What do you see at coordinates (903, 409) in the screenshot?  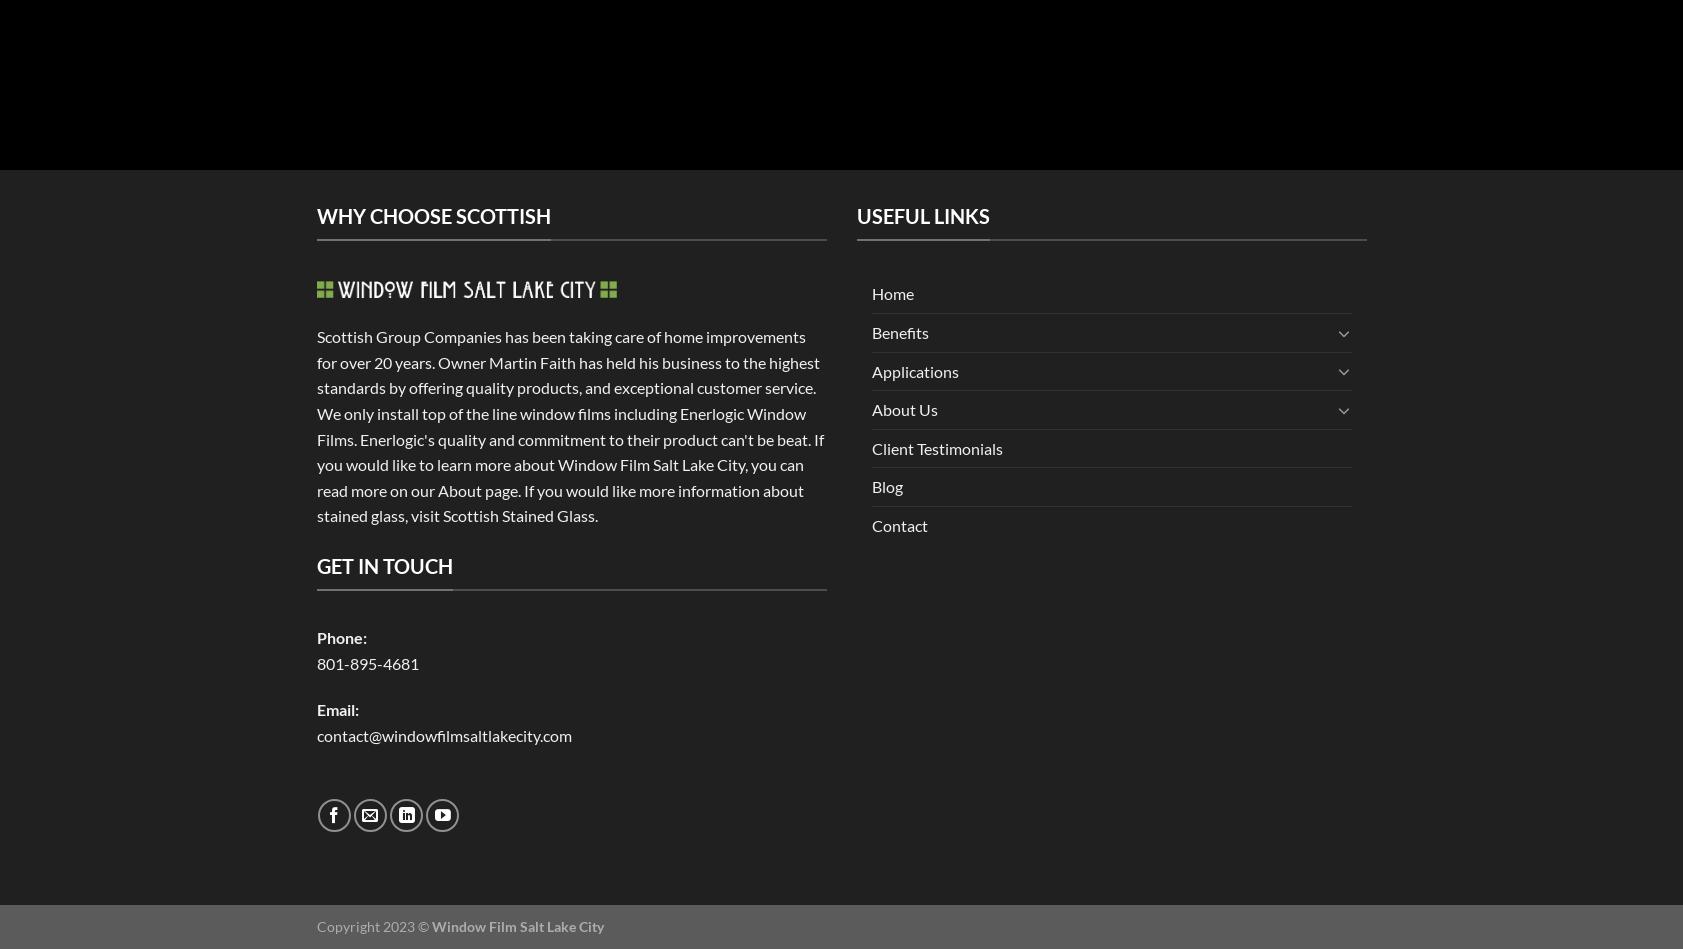 I see `'About Us'` at bounding box center [903, 409].